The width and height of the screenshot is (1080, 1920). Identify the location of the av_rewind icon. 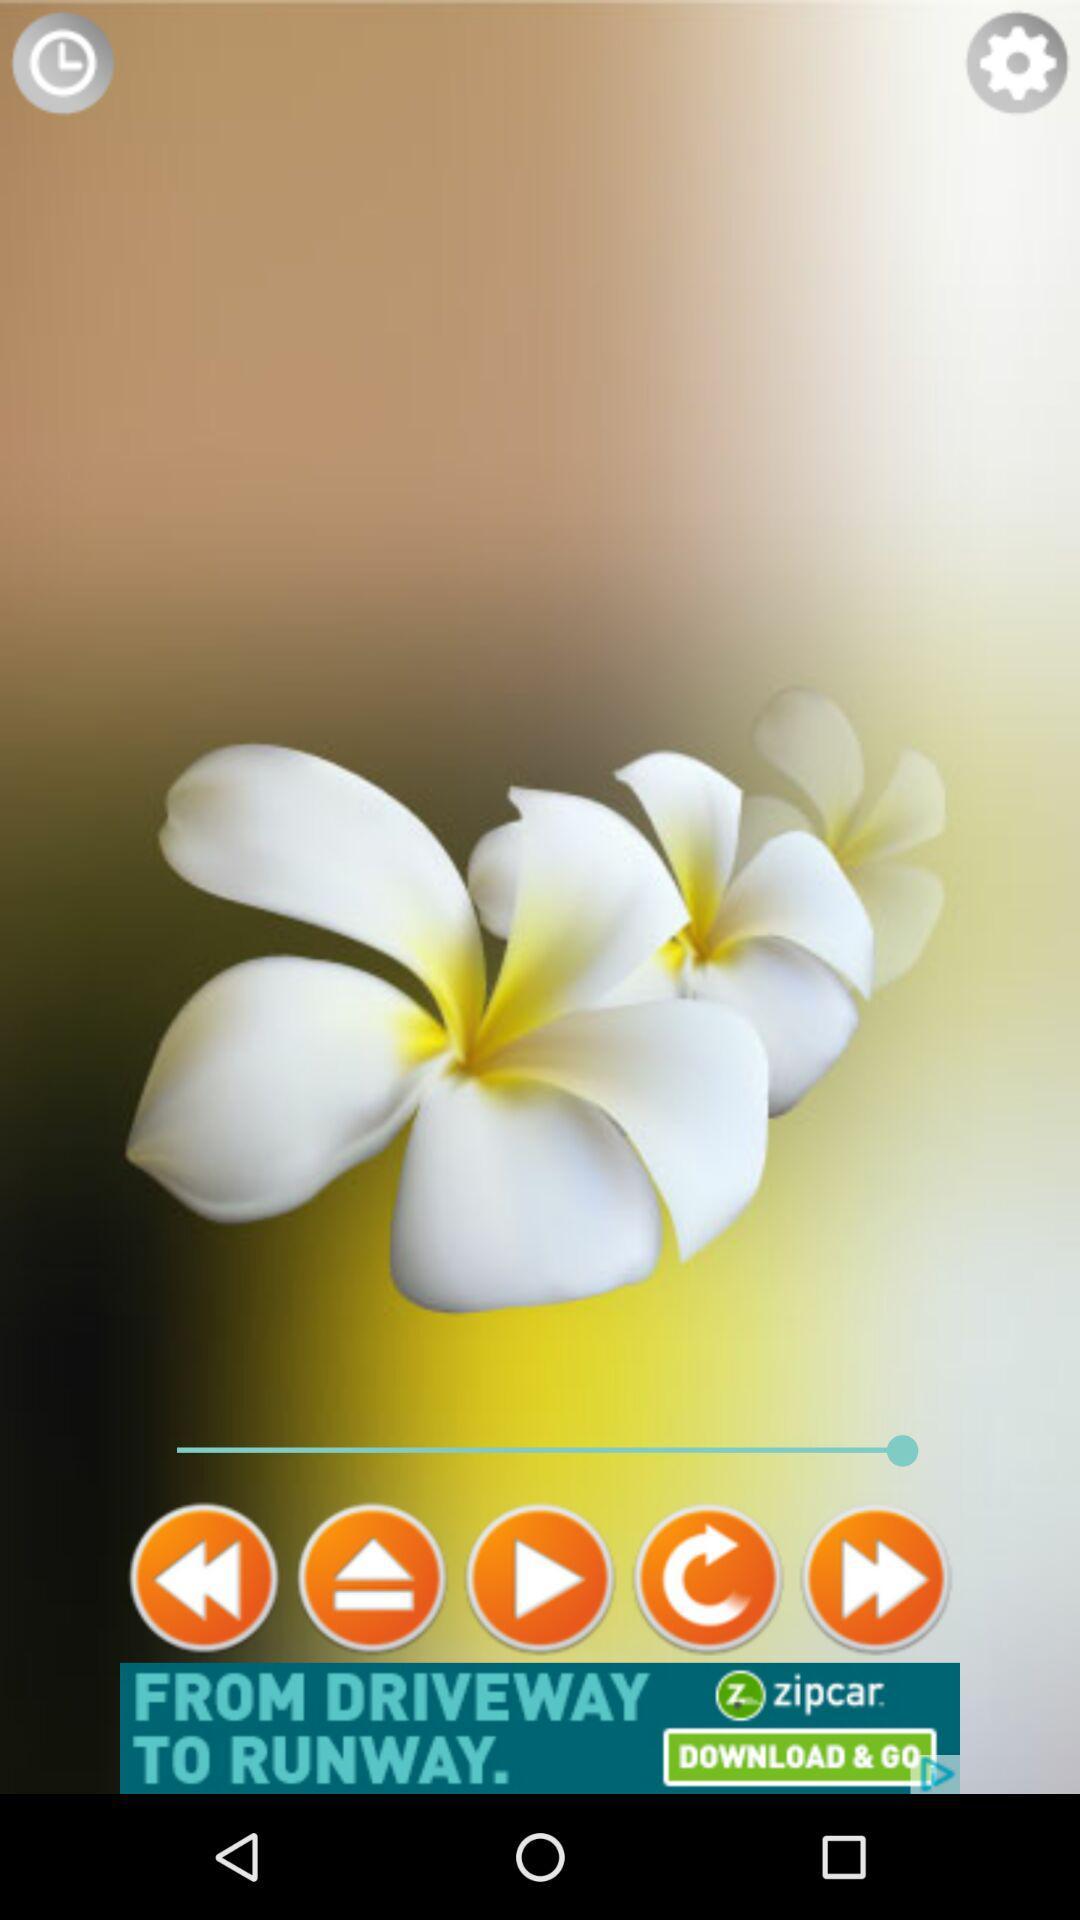
(204, 1577).